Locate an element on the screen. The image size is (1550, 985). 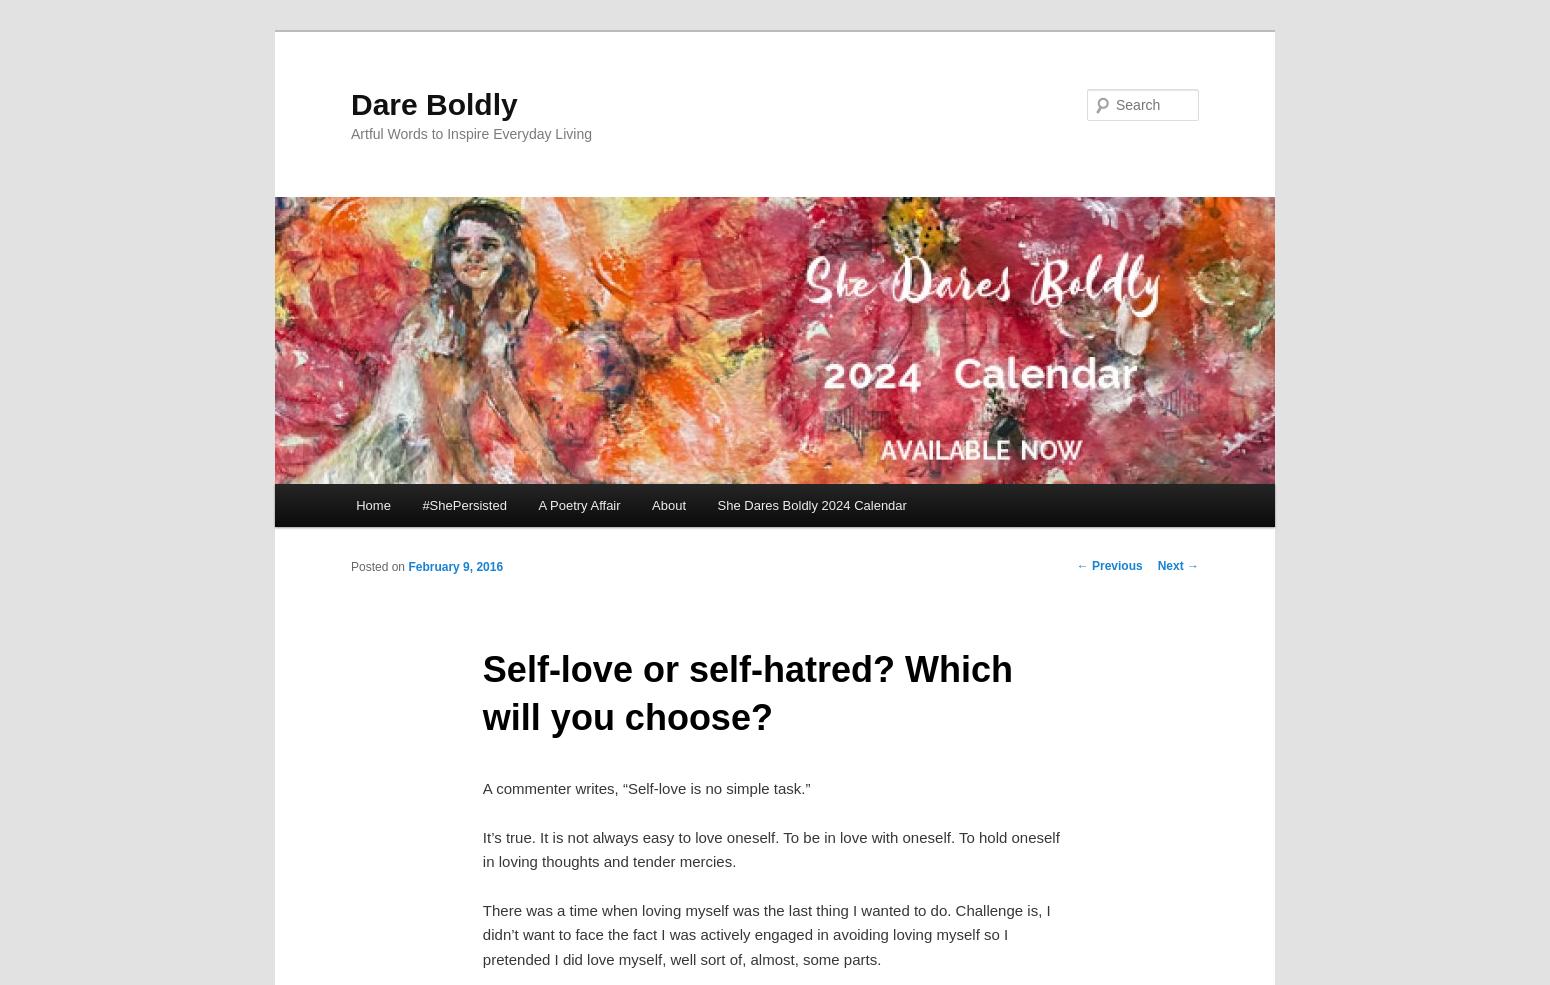
'Previous' is located at coordinates (1086, 565).